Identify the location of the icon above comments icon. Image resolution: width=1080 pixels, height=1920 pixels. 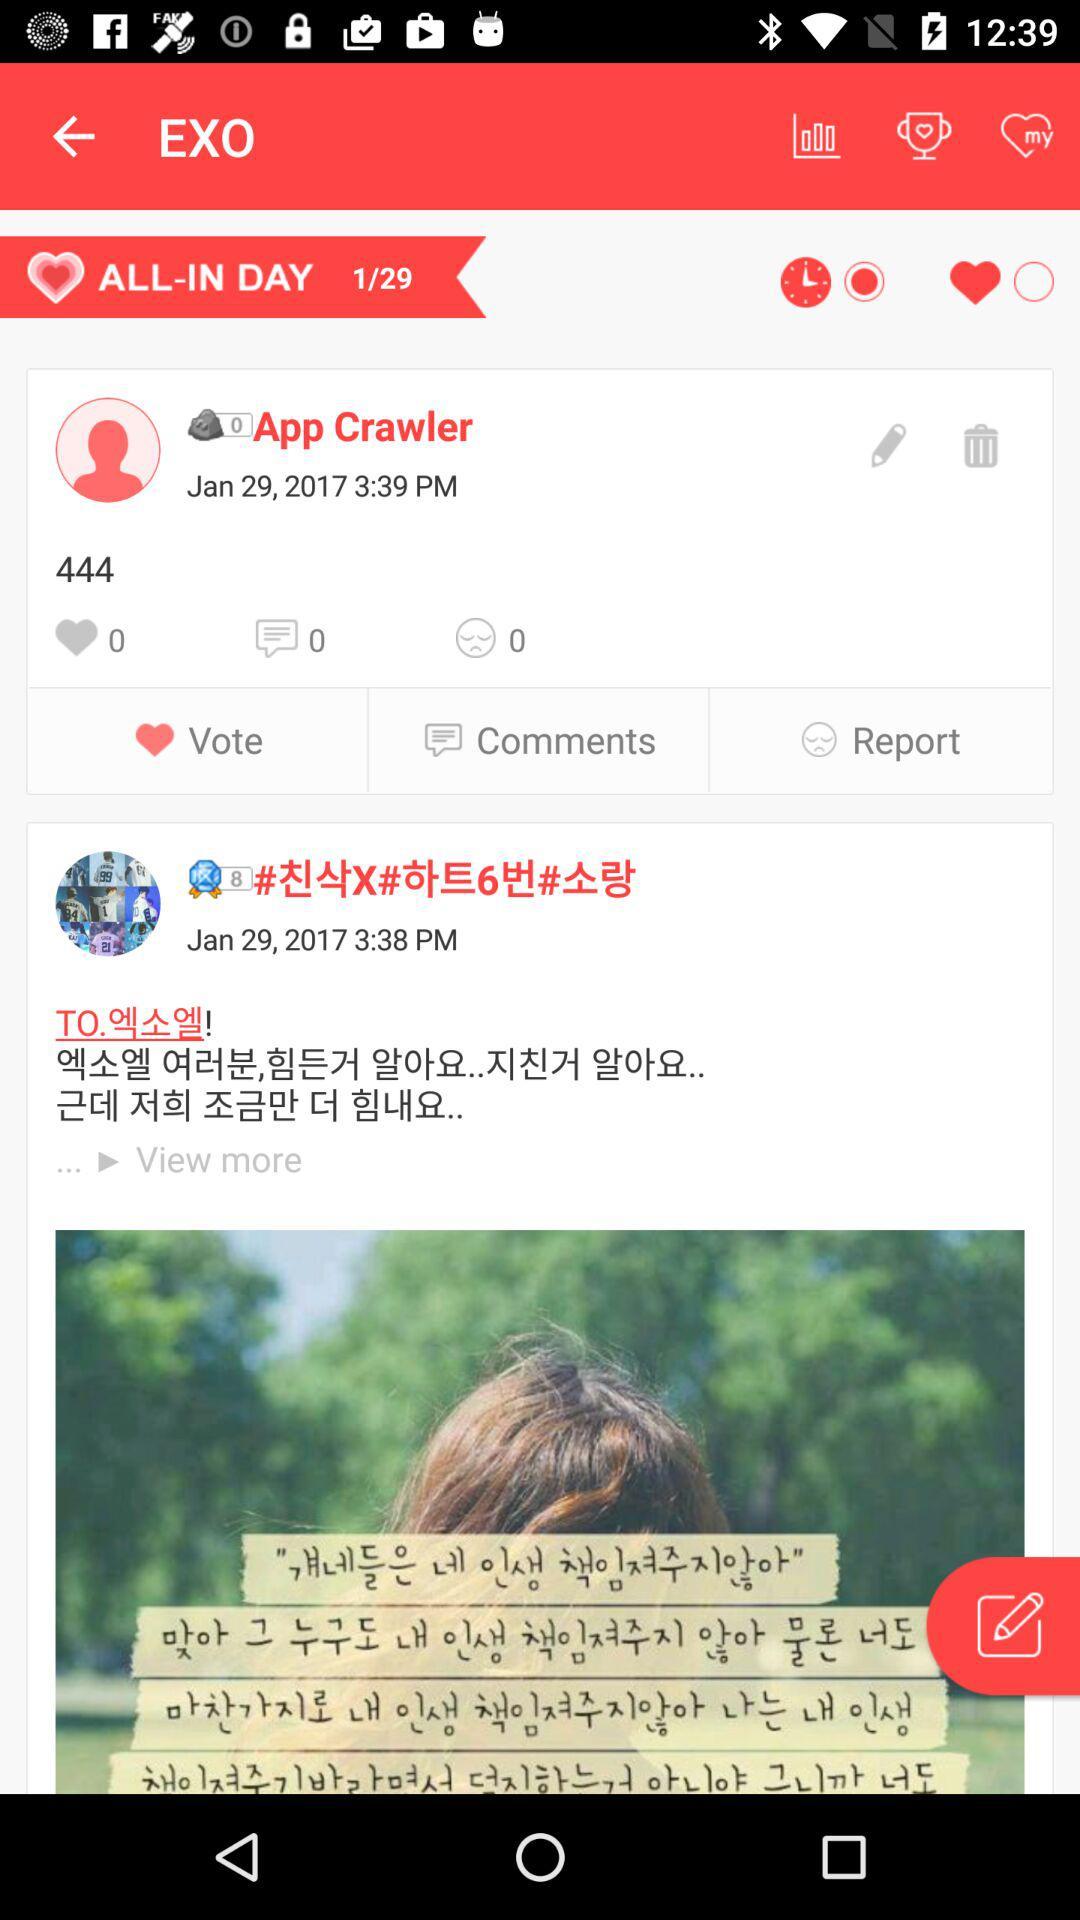
(482, 636).